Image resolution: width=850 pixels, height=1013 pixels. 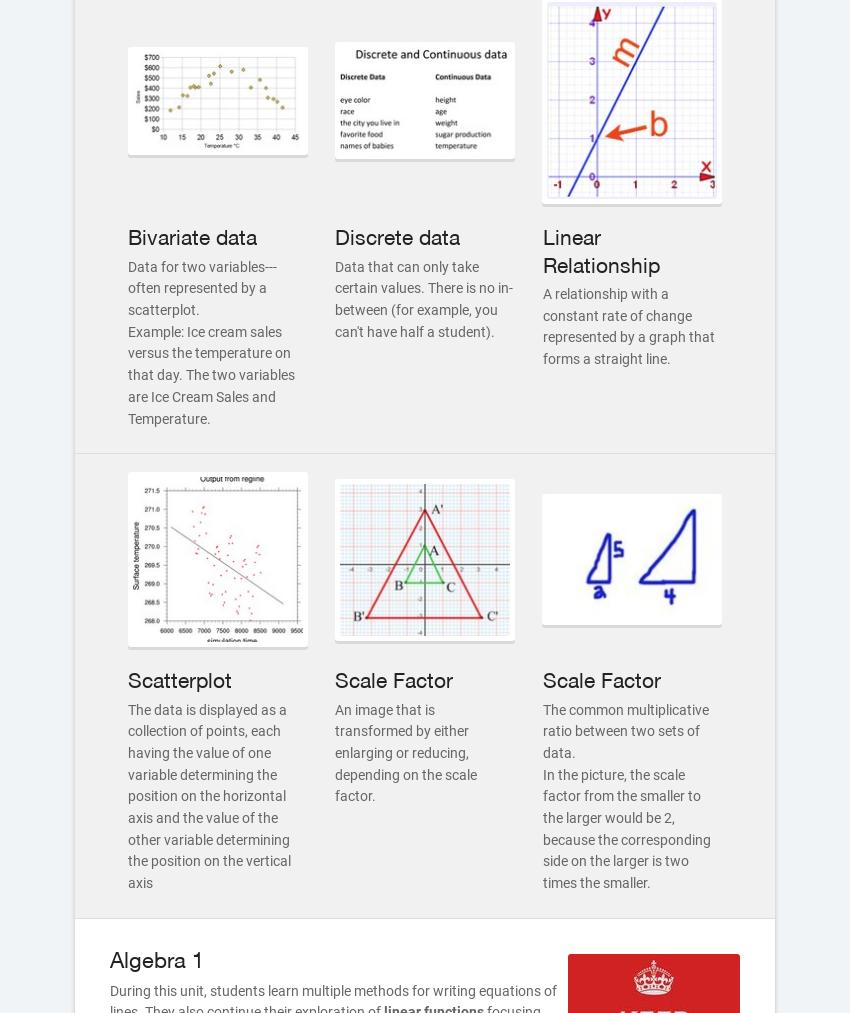 I want to click on 'Discrete data', so click(x=334, y=236).